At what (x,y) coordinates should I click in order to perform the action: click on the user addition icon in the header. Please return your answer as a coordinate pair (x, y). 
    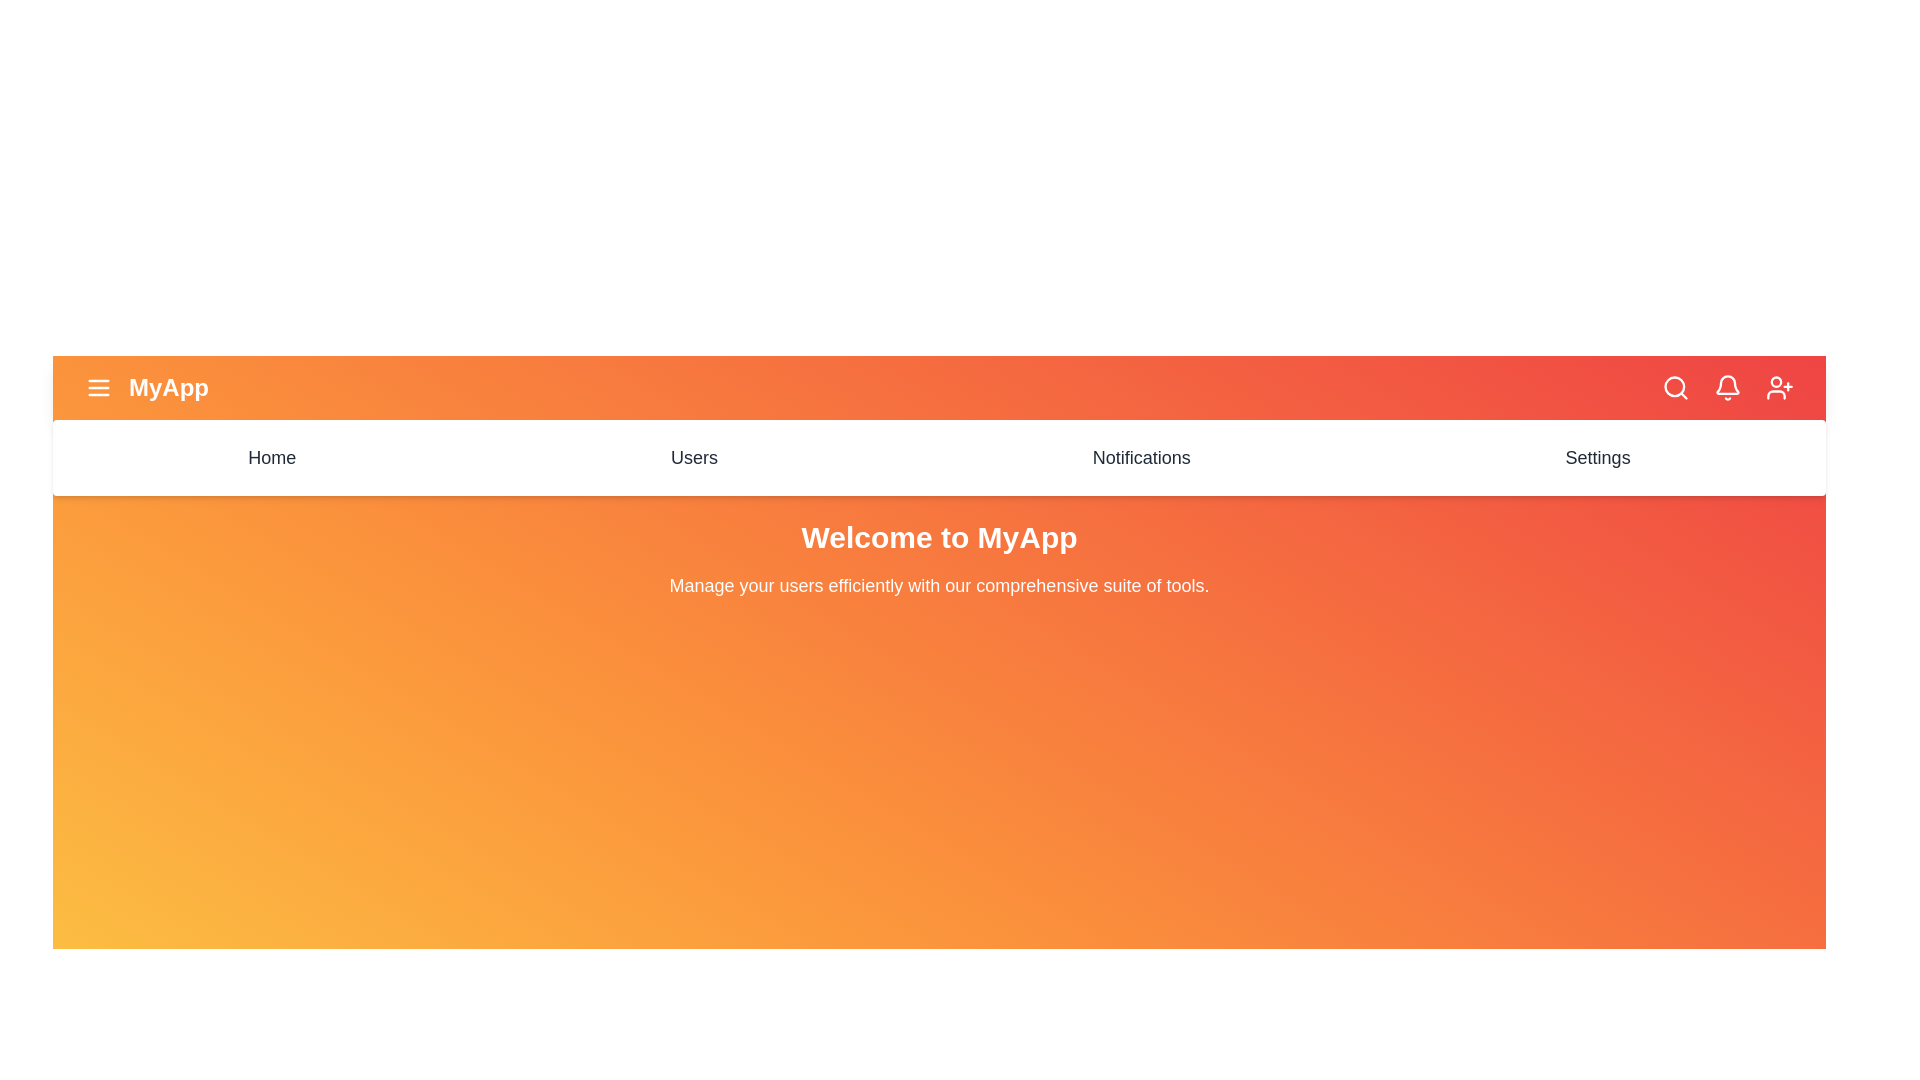
    Looking at the image, I should click on (1780, 388).